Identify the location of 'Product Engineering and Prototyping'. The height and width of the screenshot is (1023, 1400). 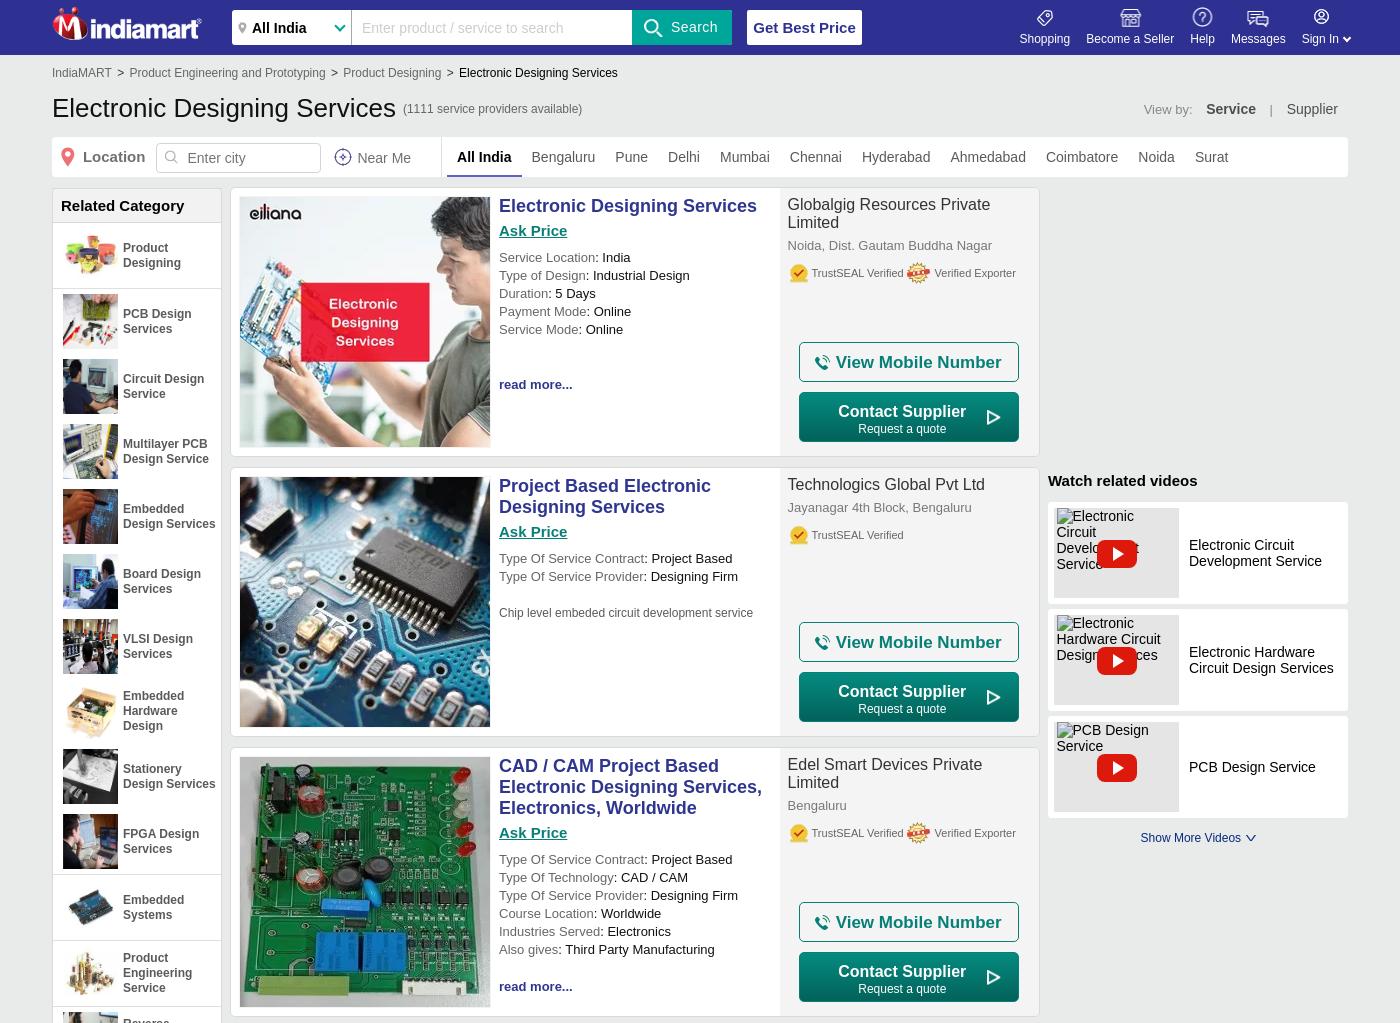
(226, 72).